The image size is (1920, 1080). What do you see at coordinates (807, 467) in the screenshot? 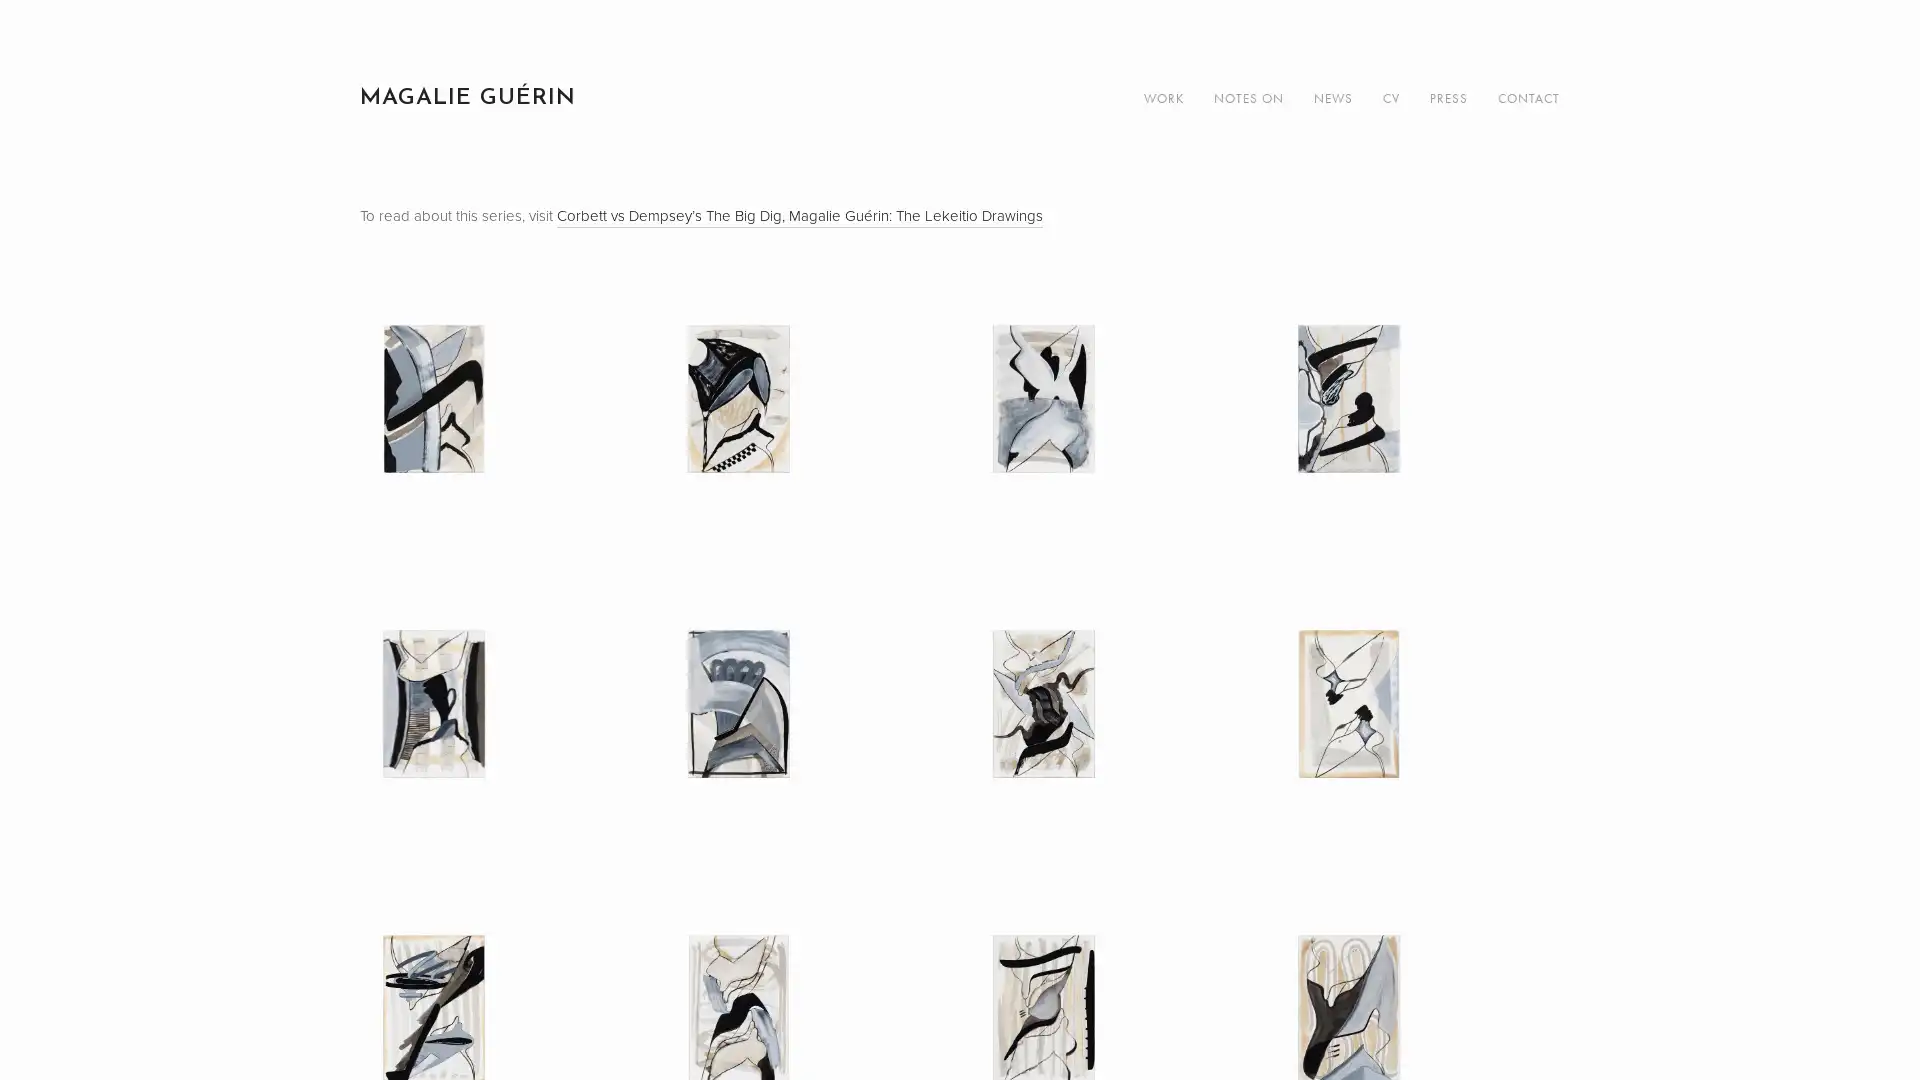
I see `View fullsize Untitled (LK 02), 2019` at bounding box center [807, 467].